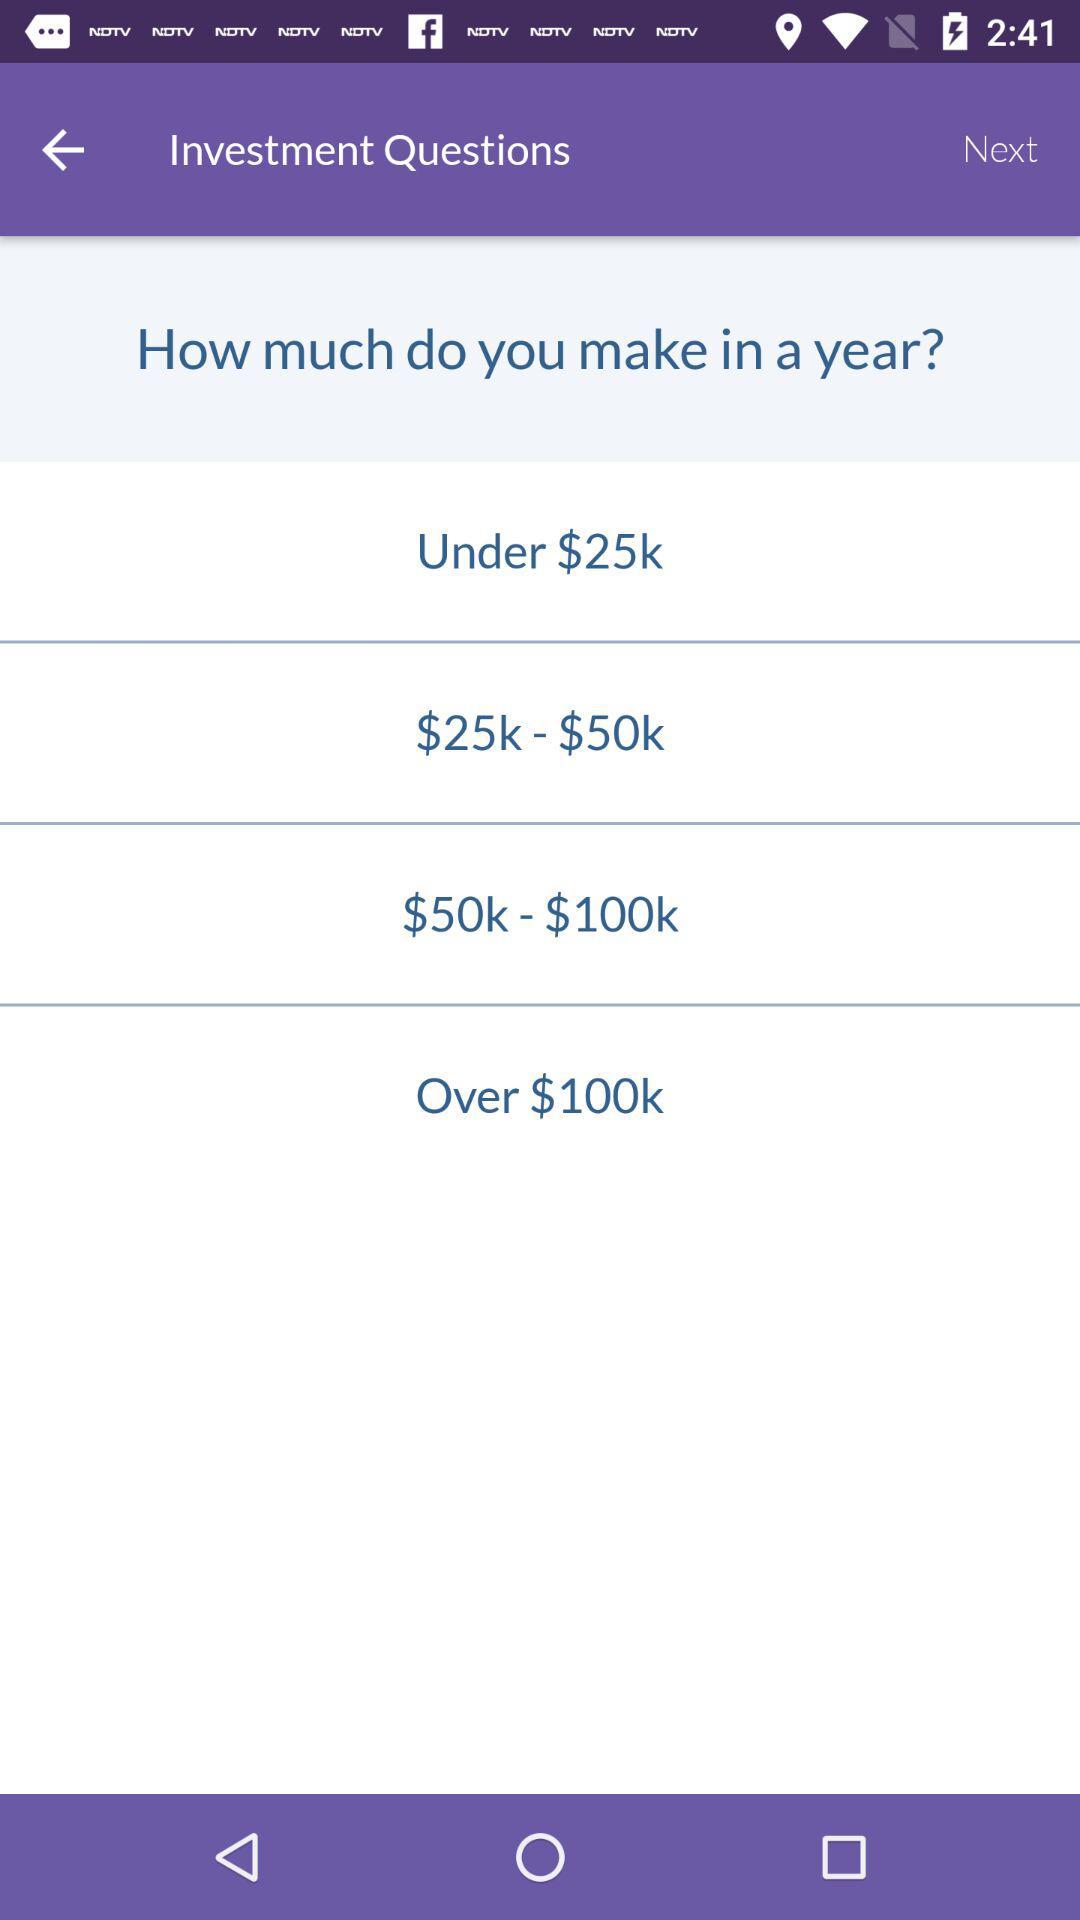 The width and height of the screenshot is (1080, 1920). Describe the element at coordinates (61, 148) in the screenshot. I see `icon to the left of investment questions item` at that location.